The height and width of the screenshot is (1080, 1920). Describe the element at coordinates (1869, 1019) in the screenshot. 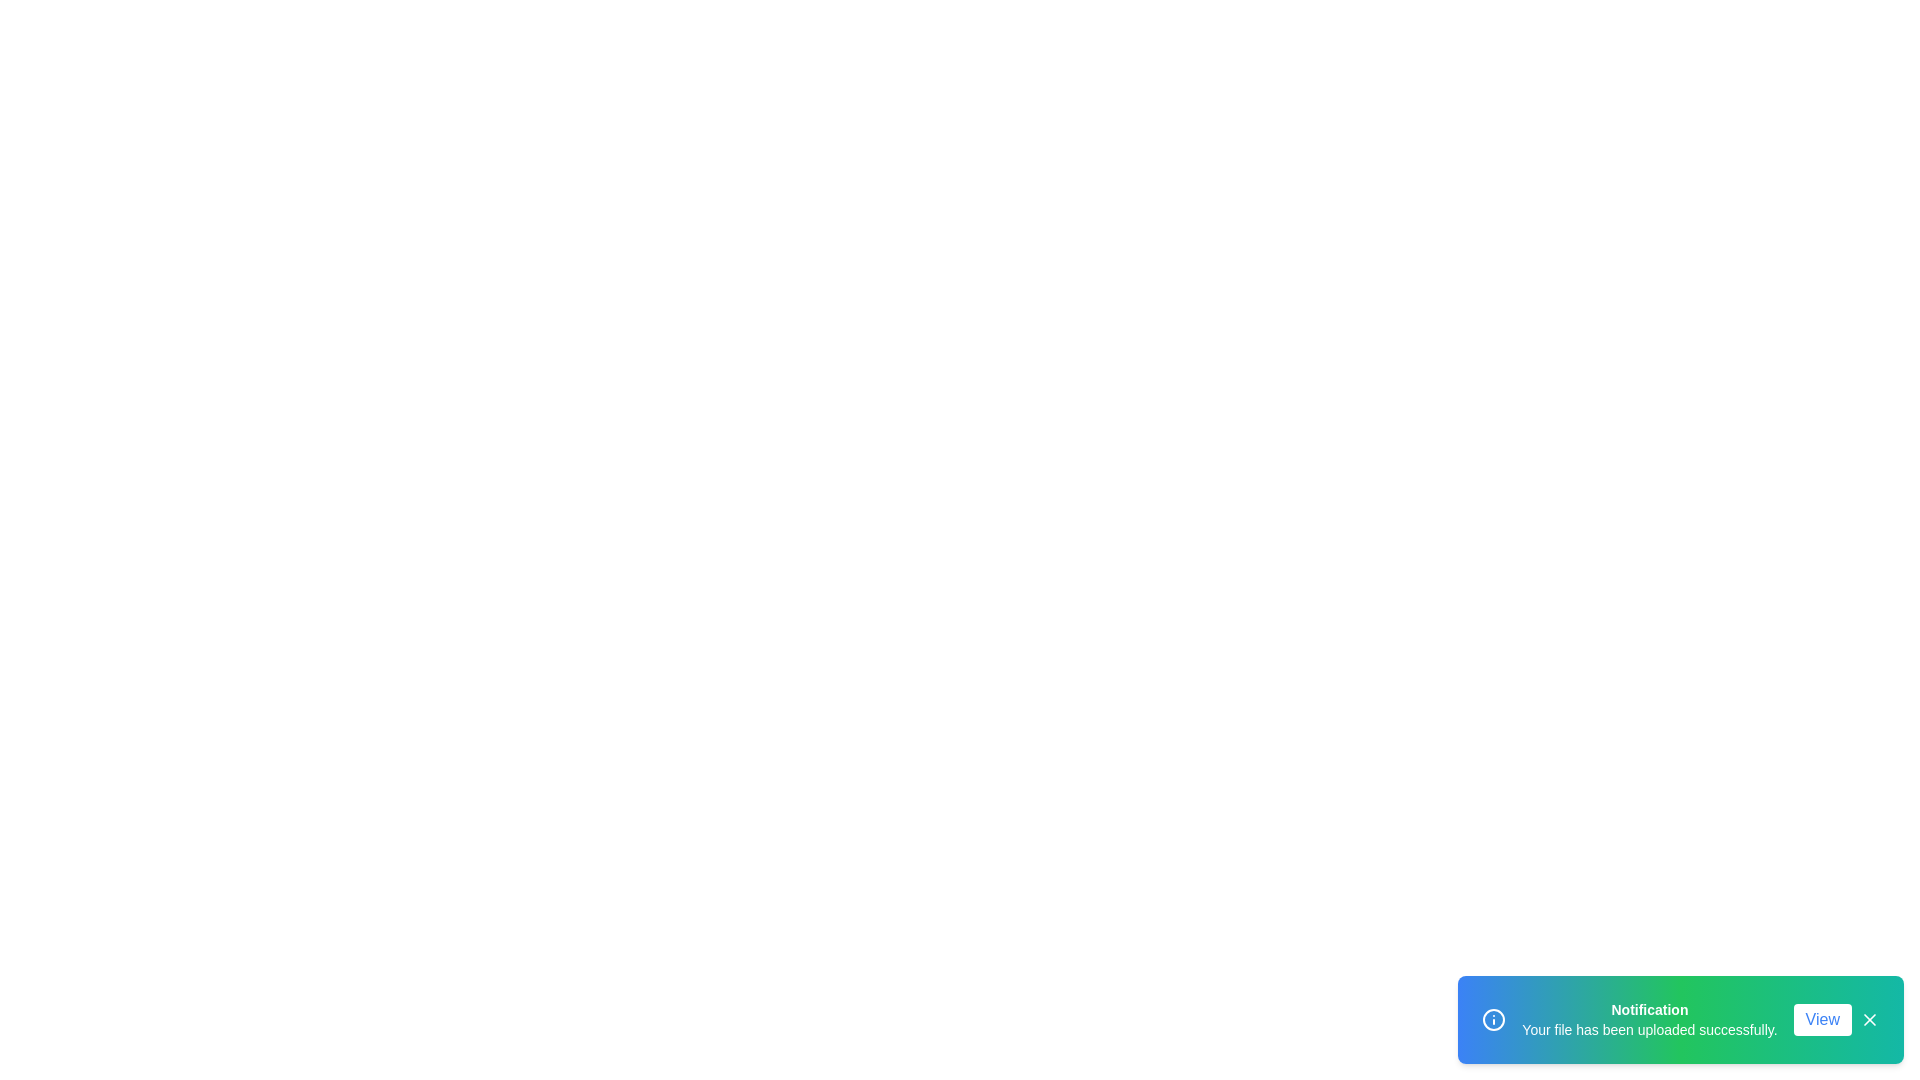

I see `the 'Close' button to dismiss the snackbar` at that location.